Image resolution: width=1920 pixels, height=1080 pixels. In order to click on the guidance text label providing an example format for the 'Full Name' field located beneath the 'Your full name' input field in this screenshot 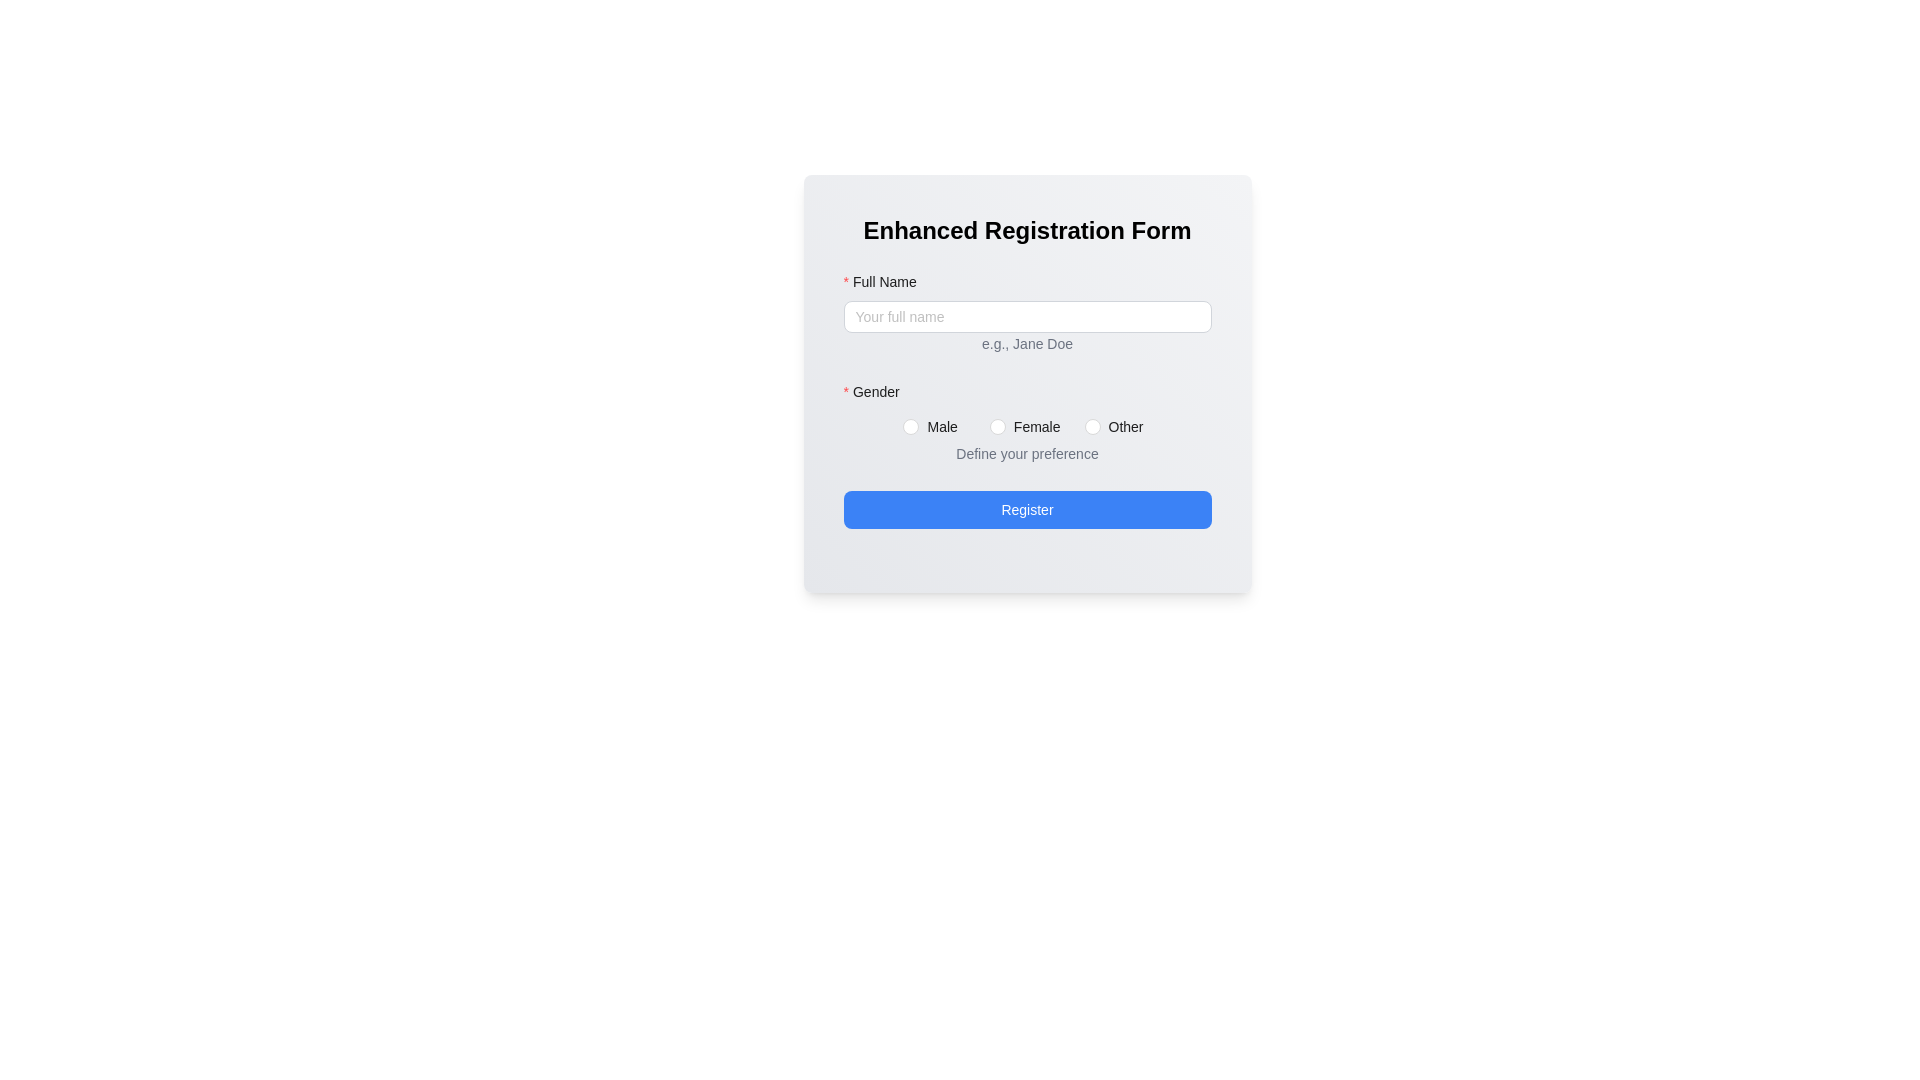, I will do `click(1027, 343)`.